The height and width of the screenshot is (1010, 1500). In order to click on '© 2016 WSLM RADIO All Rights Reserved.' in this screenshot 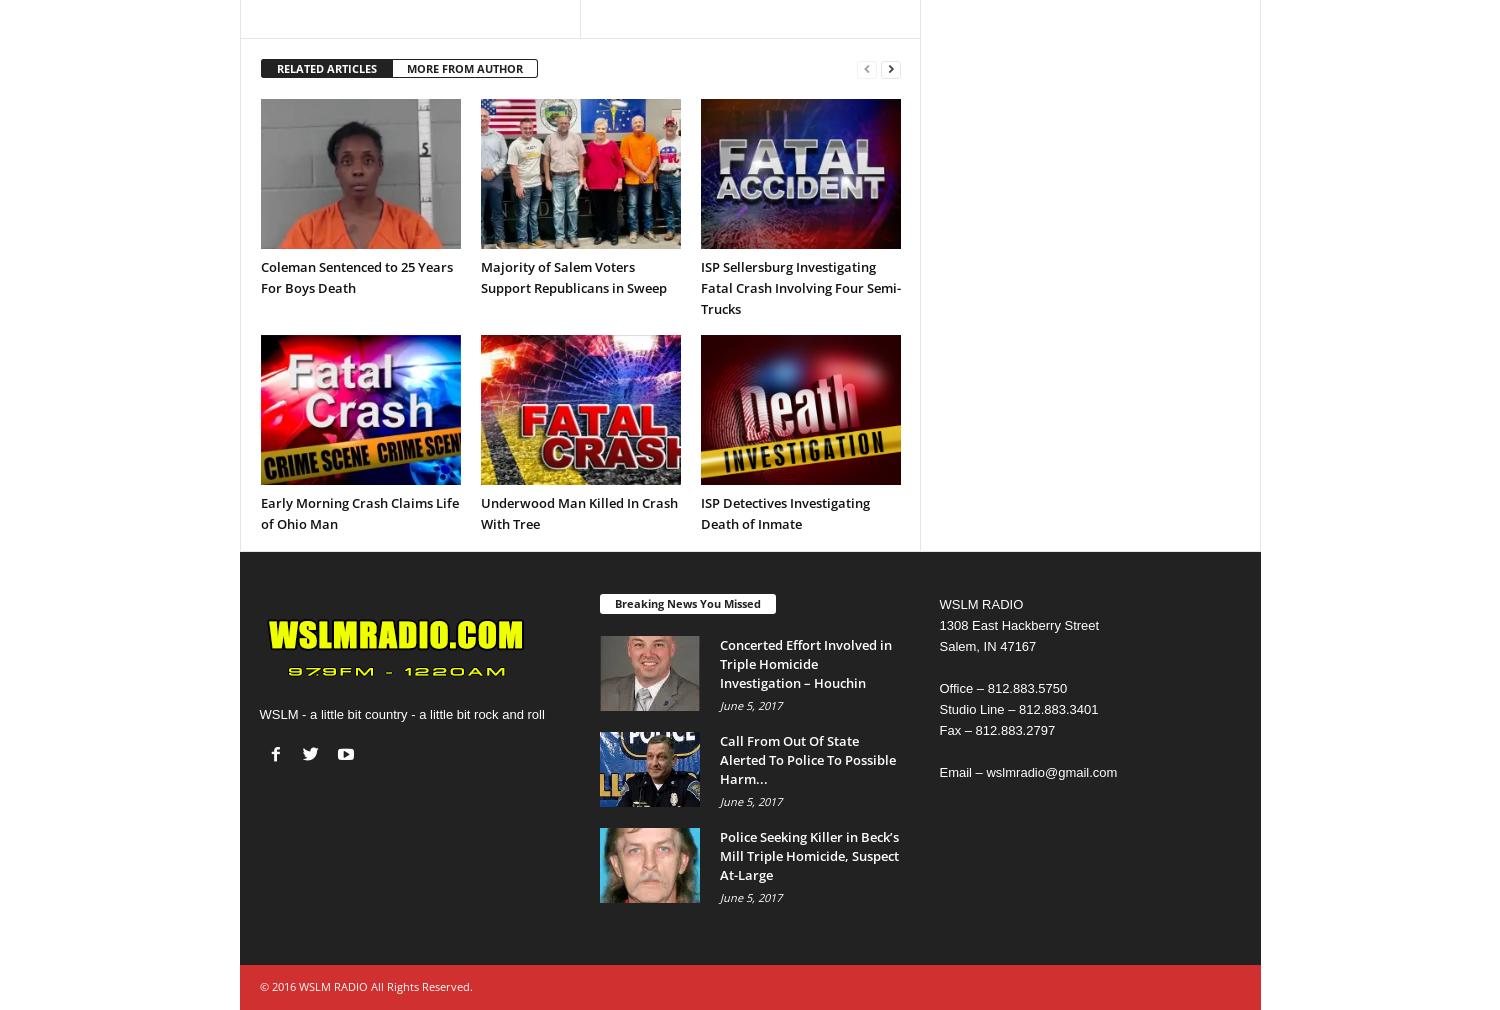, I will do `click(364, 985)`.